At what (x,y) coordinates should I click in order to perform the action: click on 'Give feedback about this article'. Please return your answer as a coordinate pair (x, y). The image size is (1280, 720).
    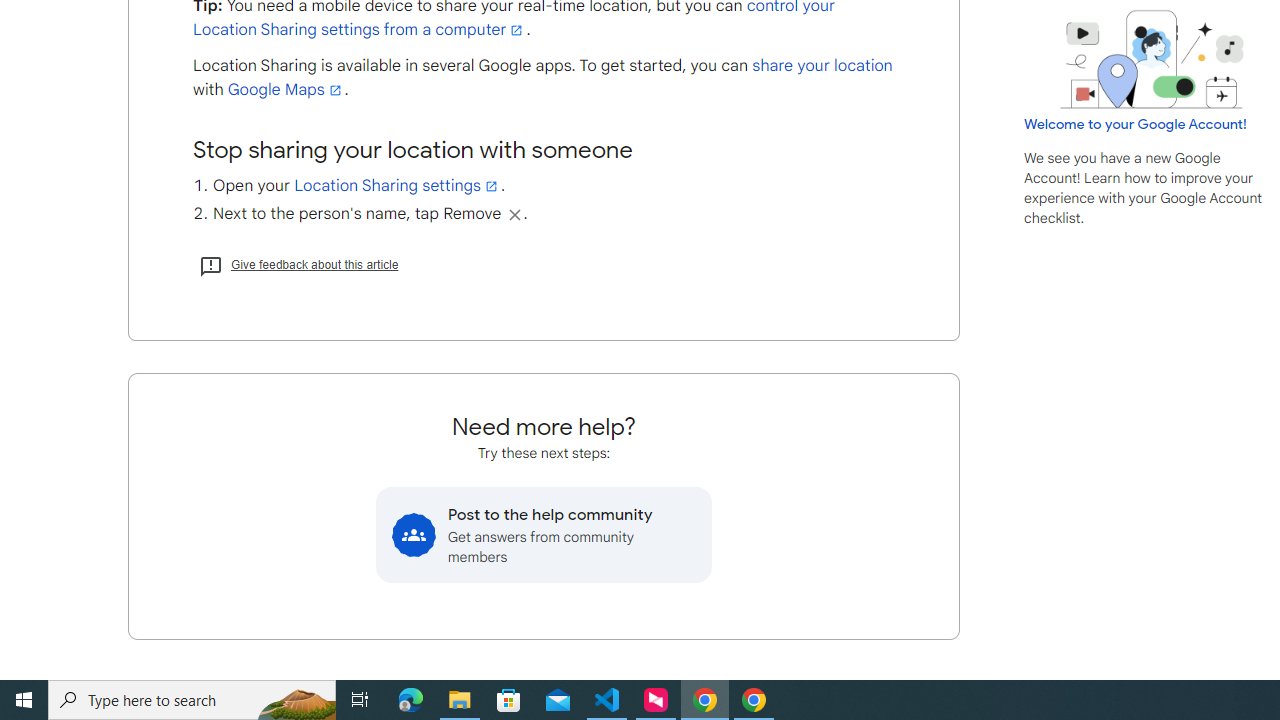
    Looking at the image, I should click on (297, 263).